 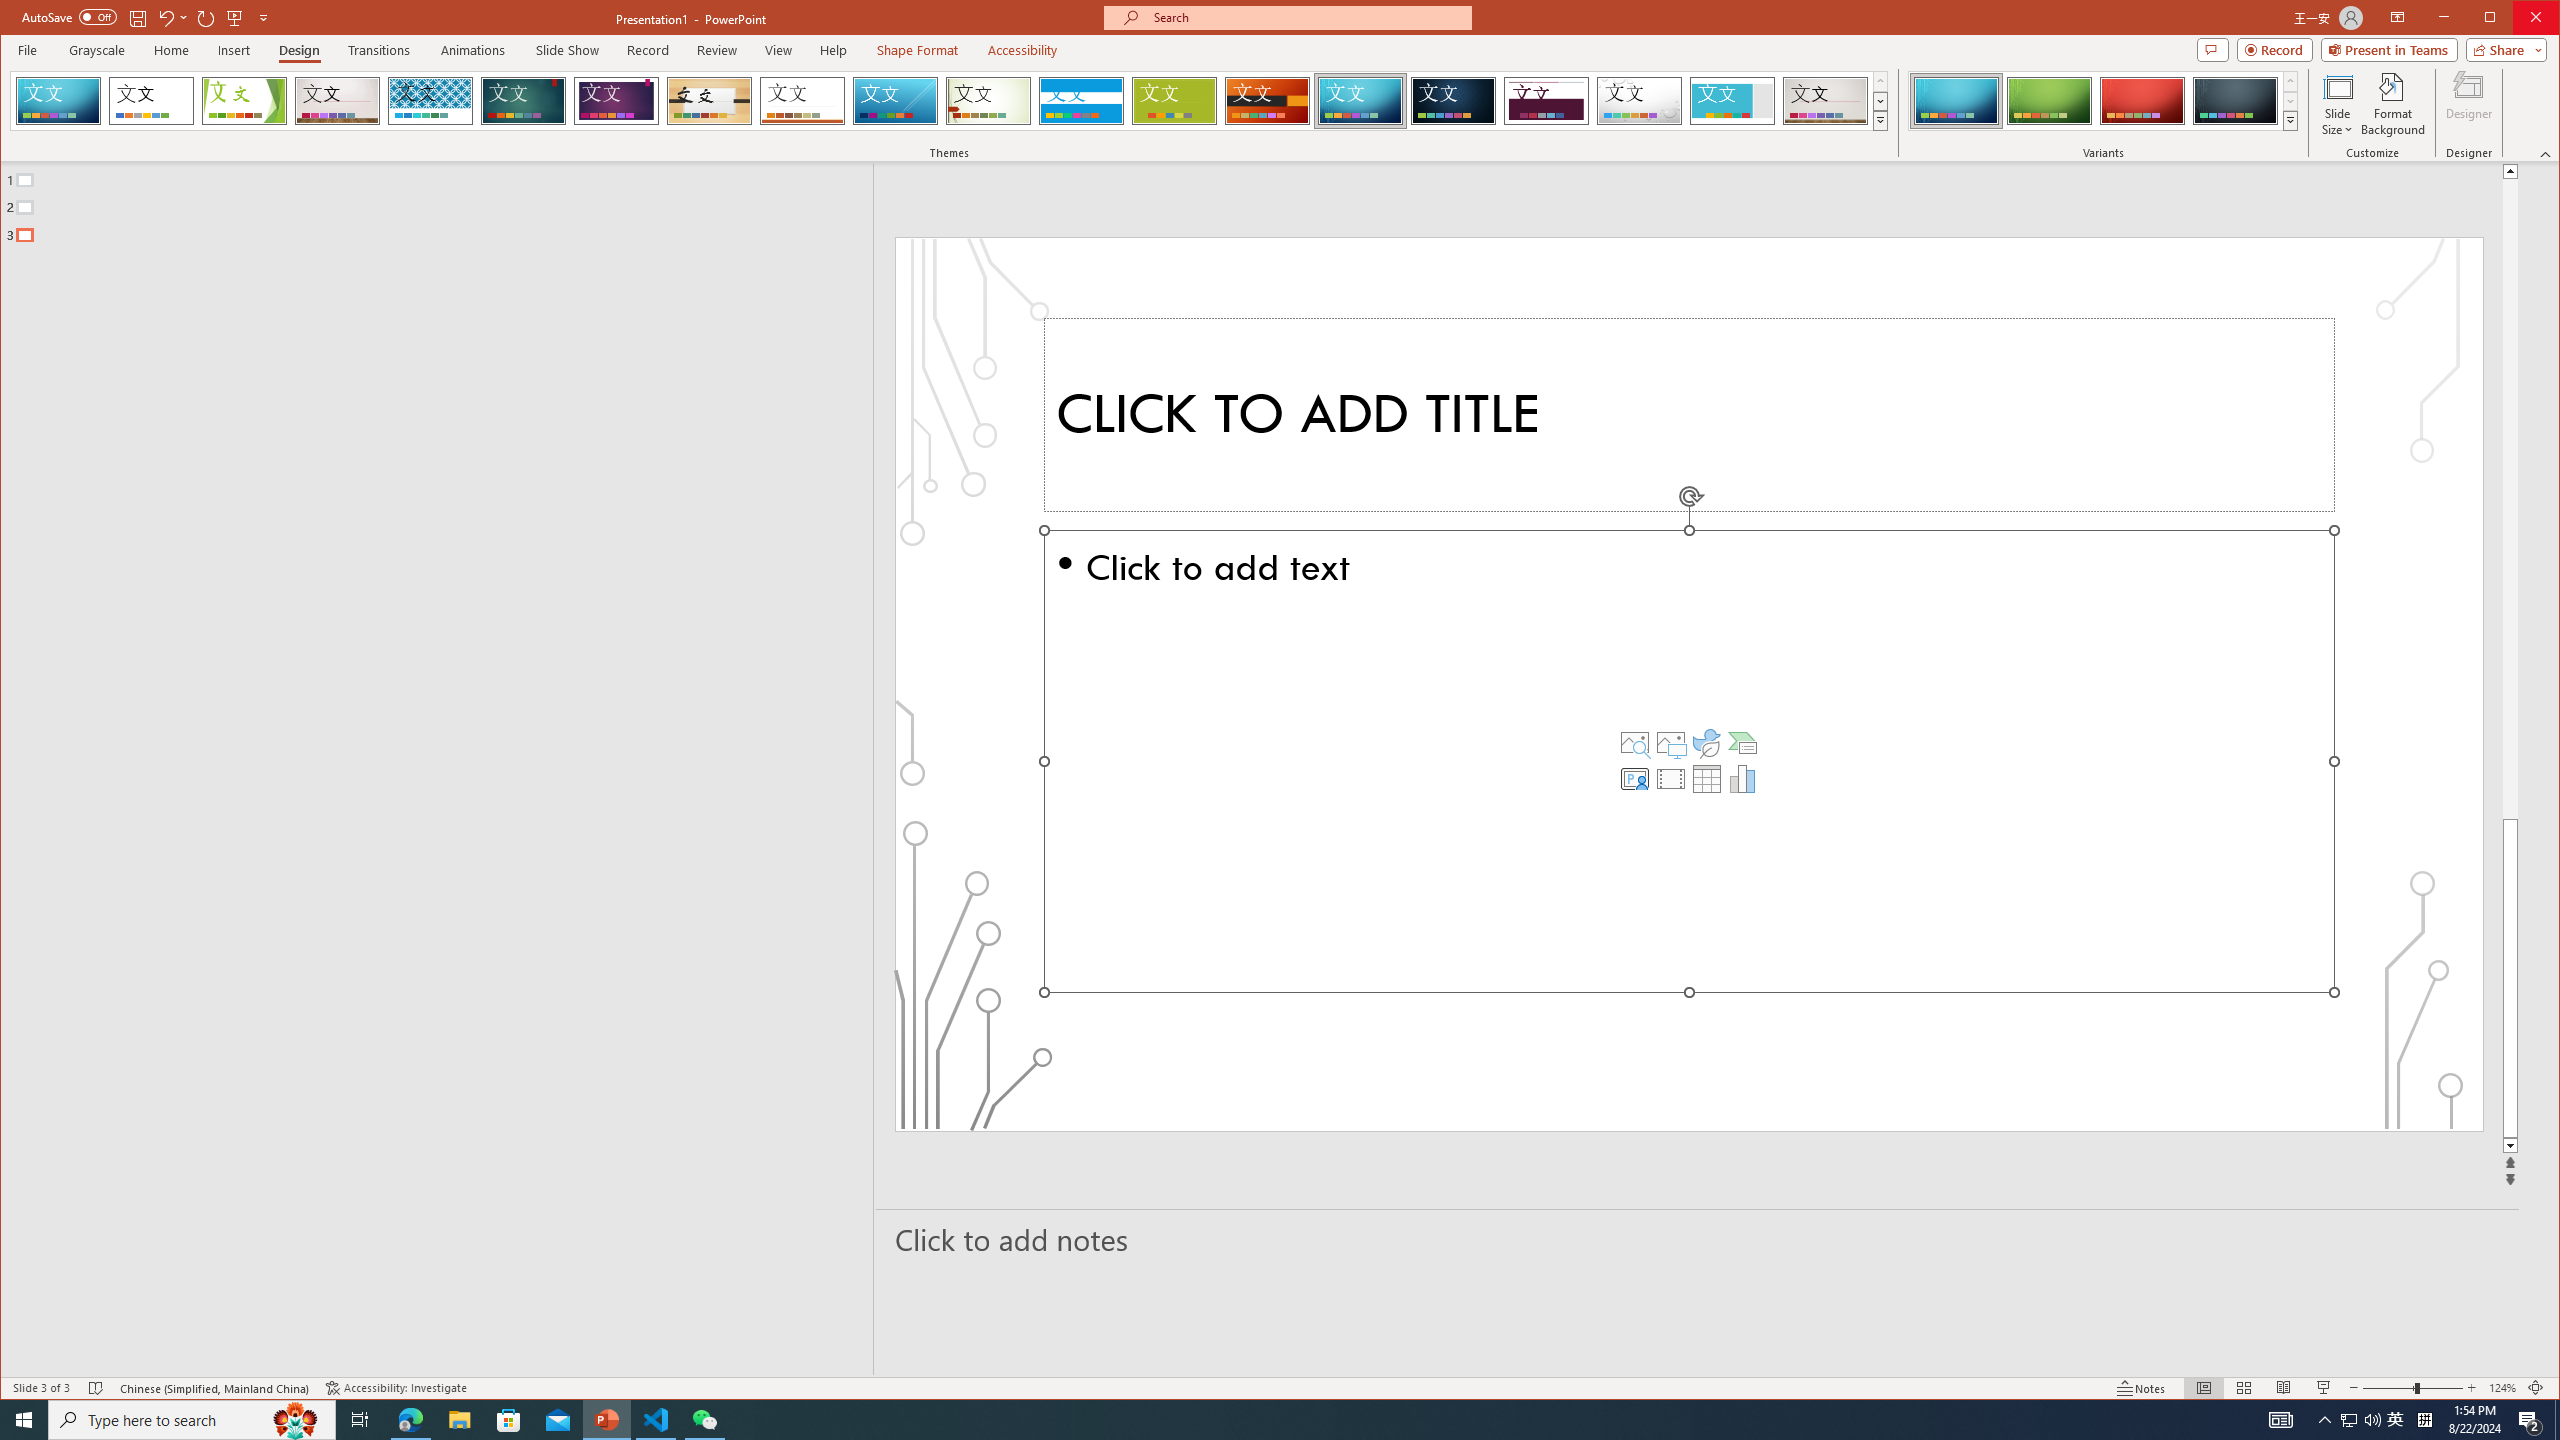 I want to click on 'Zoom In', so click(x=2470, y=1387).